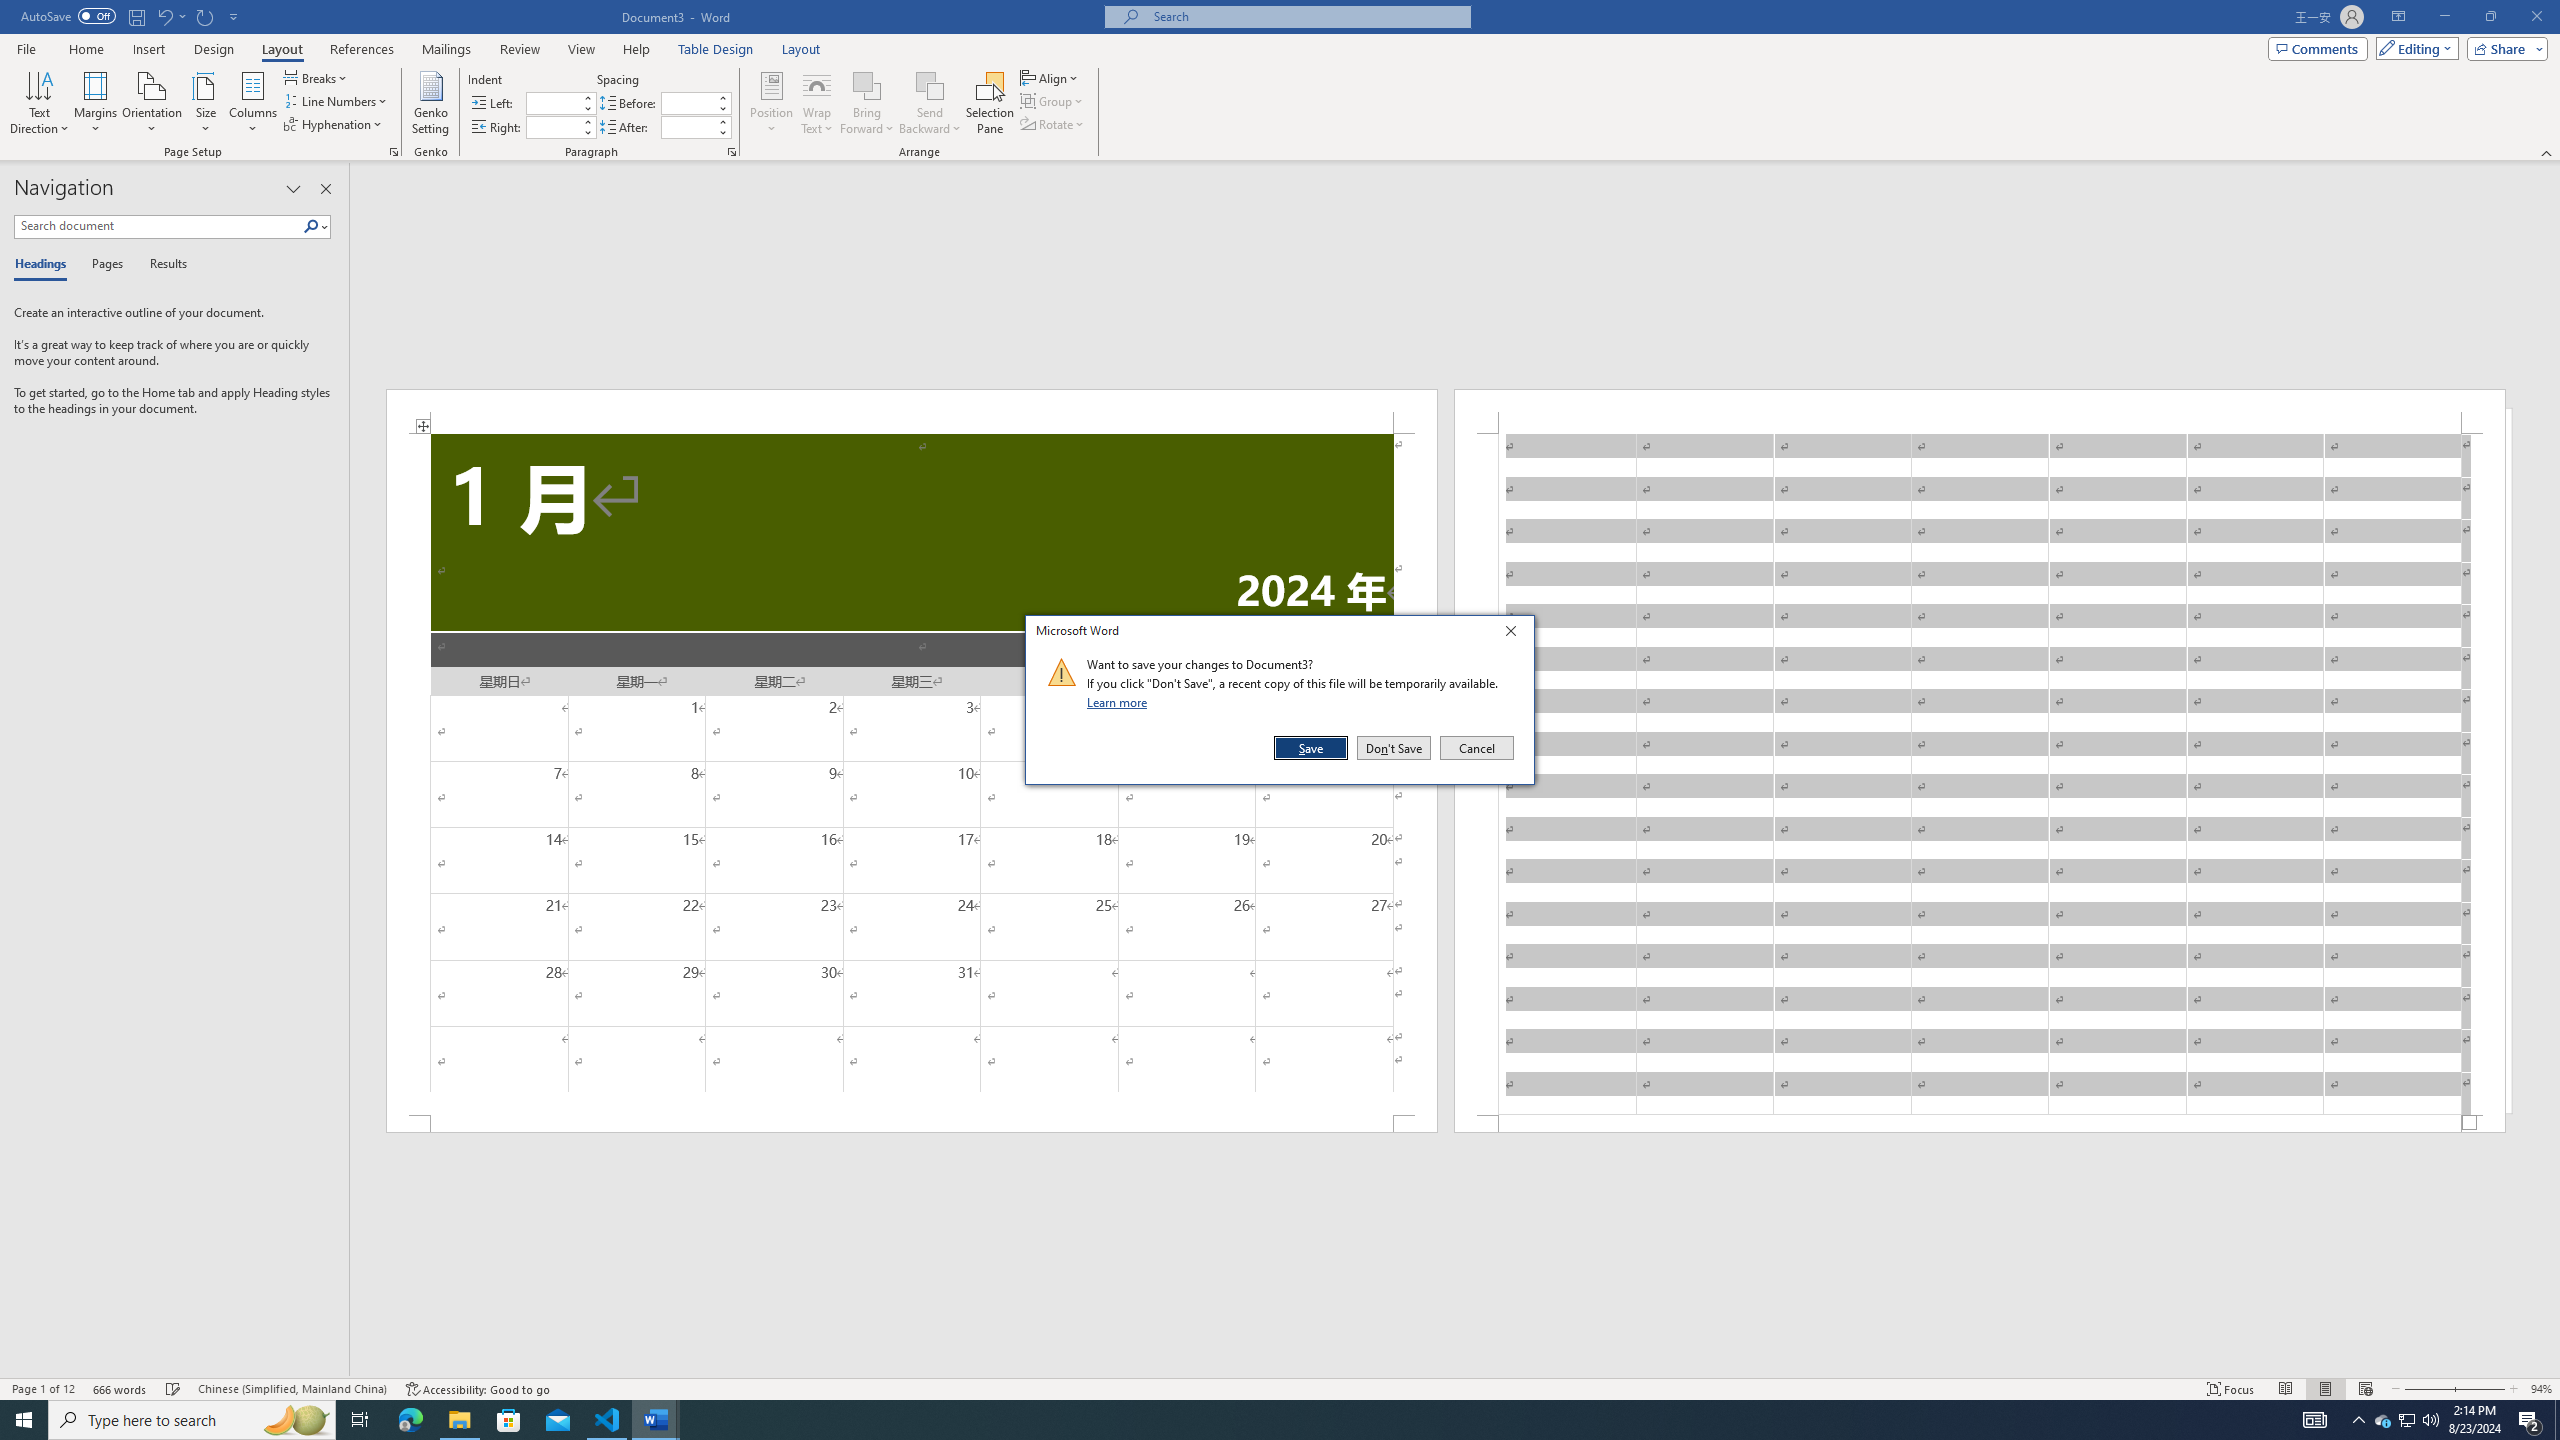  Describe the element at coordinates (334, 122) in the screenshot. I see `'Hyphenation'` at that location.